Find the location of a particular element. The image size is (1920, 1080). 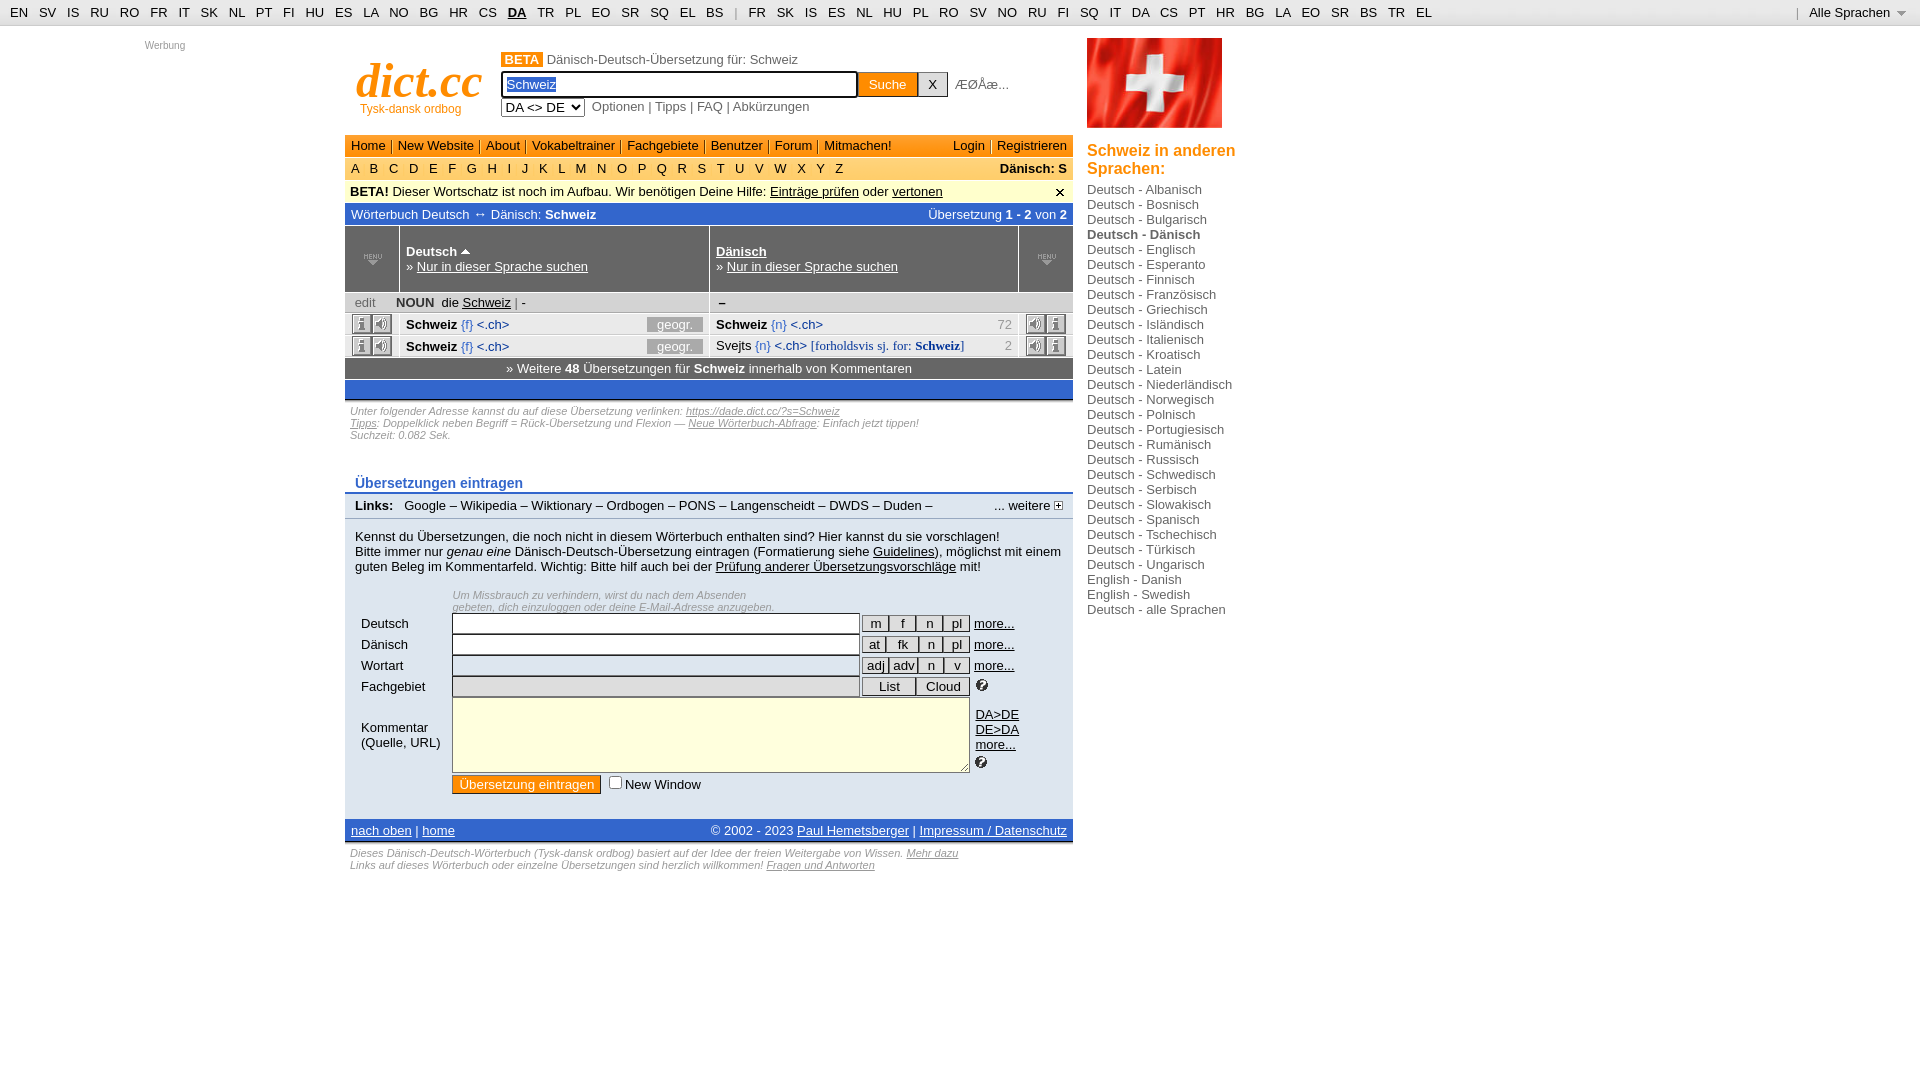

'A' is located at coordinates (356, 167).